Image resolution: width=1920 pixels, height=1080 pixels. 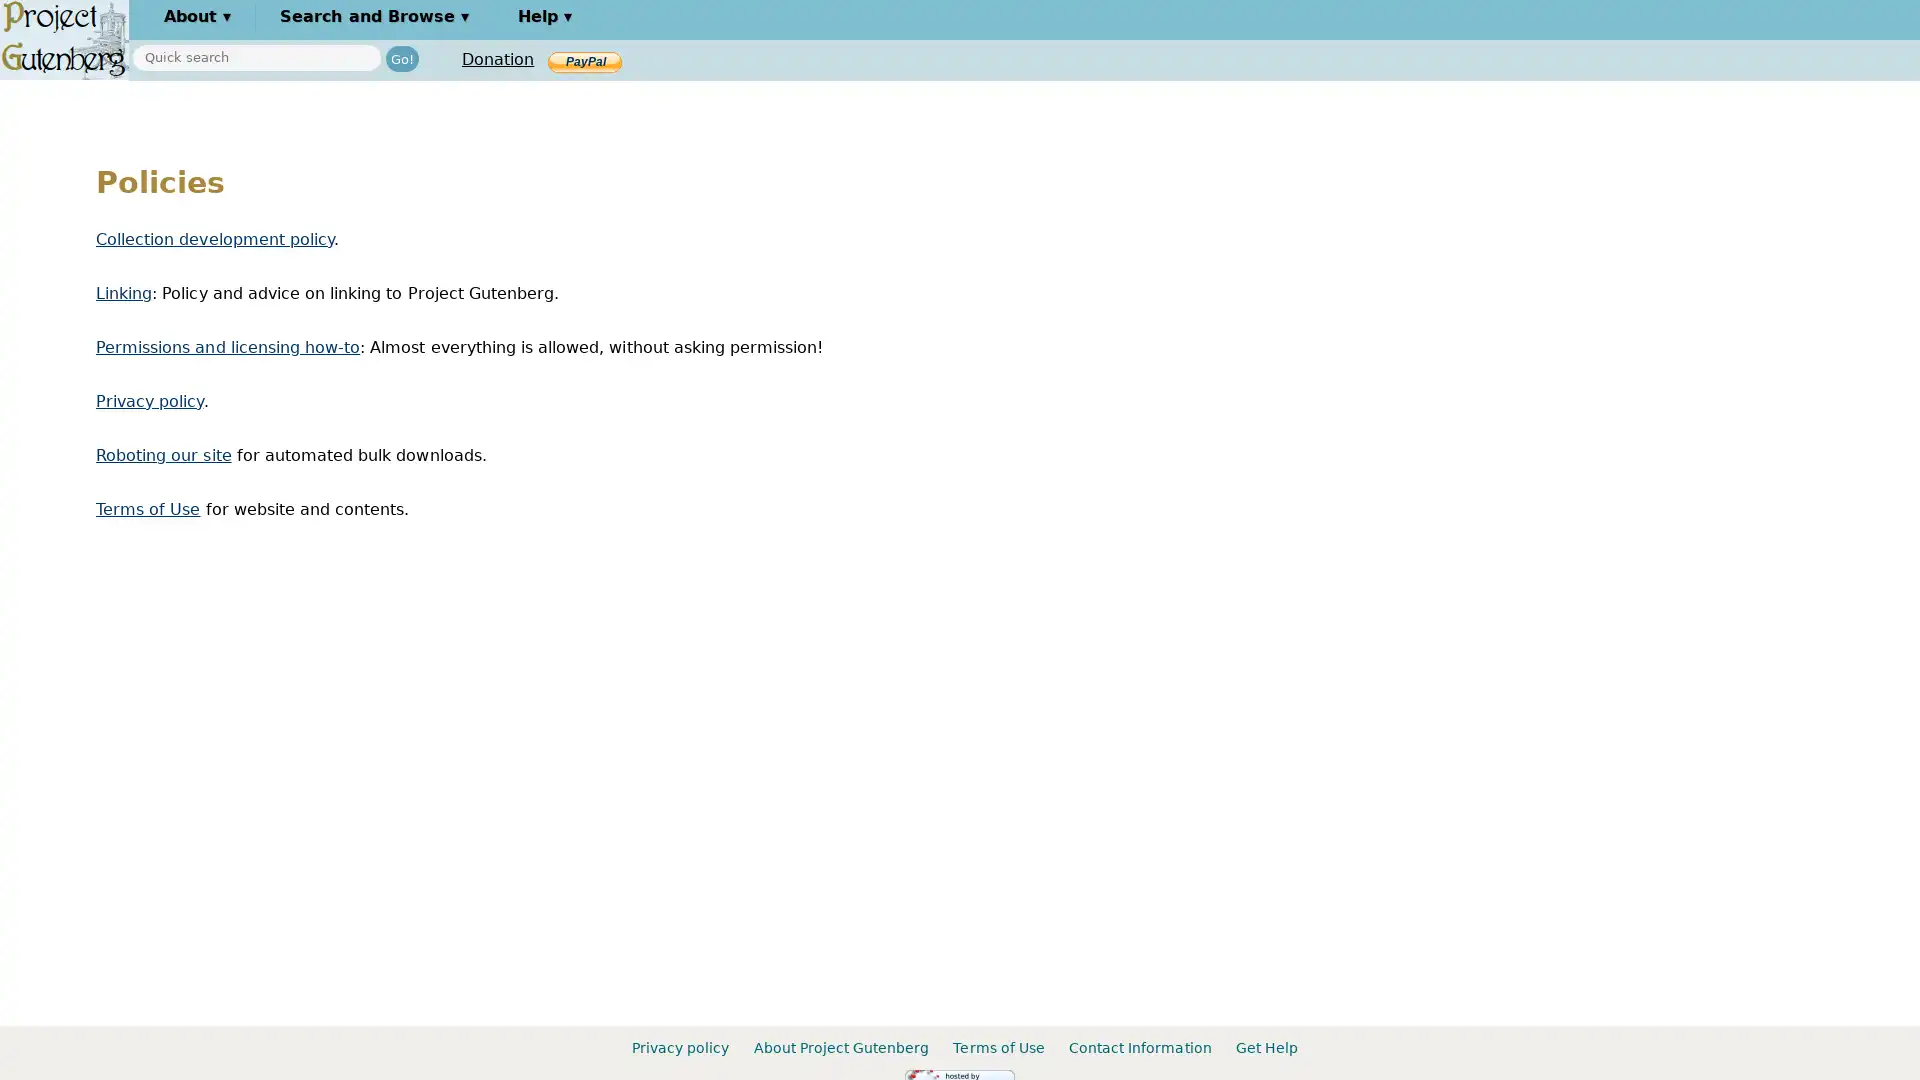 I want to click on Go!, so click(x=401, y=57).